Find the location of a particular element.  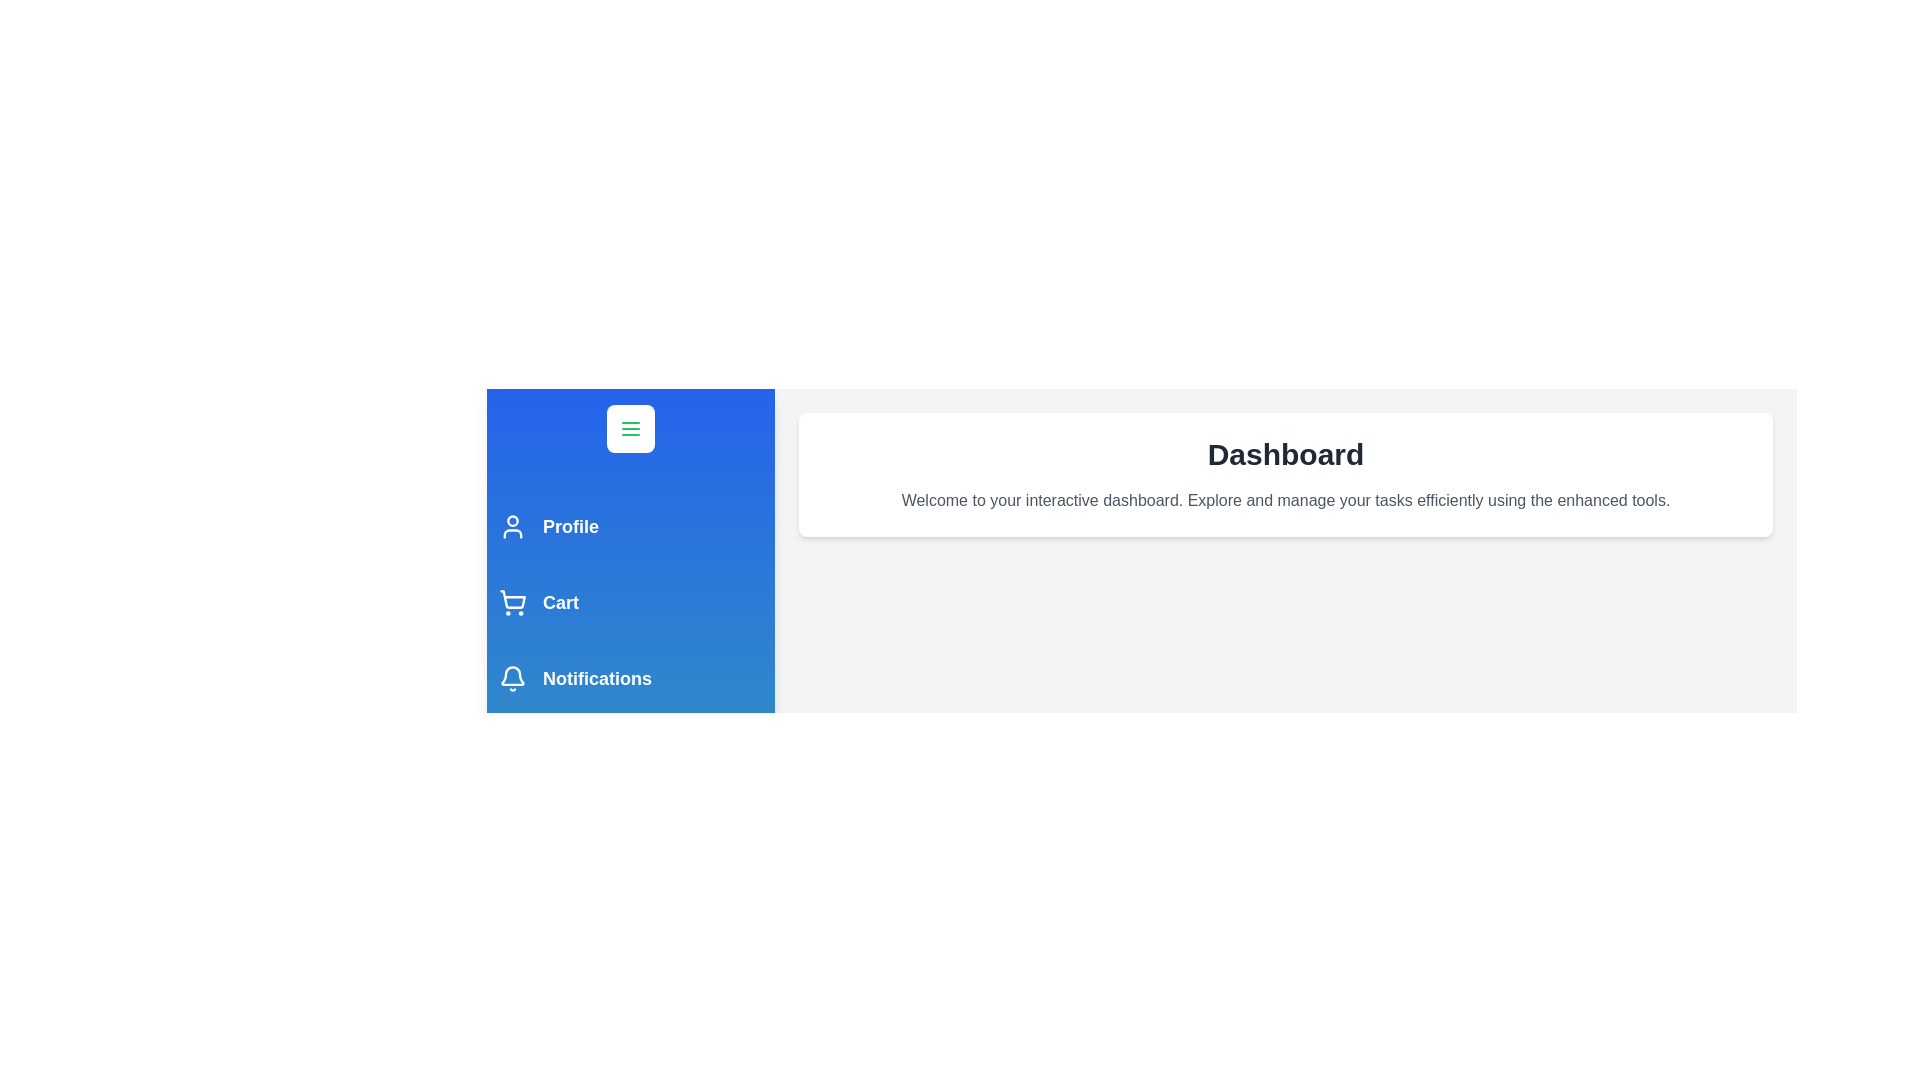

the Dashboard section to focus on it is located at coordinates (1286, 474).